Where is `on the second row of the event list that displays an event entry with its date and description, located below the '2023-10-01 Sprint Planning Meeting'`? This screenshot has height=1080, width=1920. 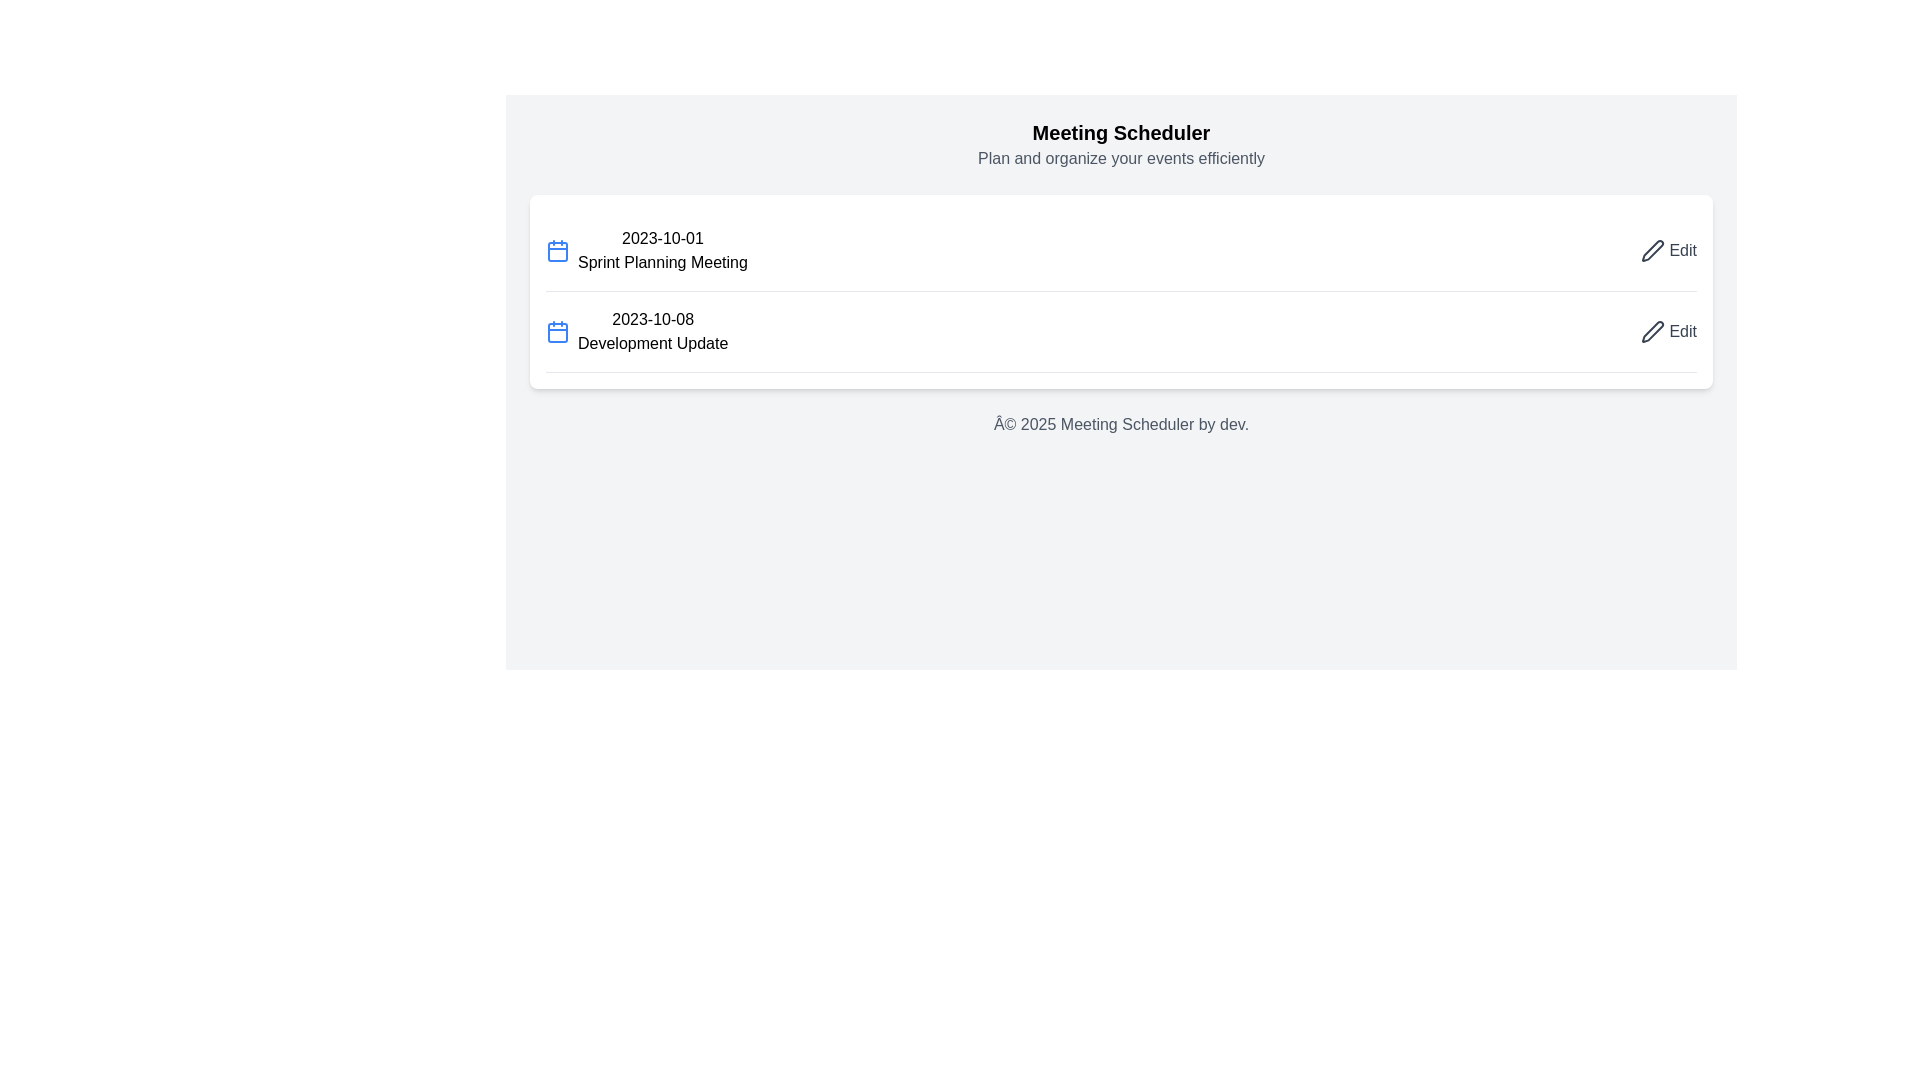
on the second row of the event list that displays an event entry with its date and description, located below the '2023-10-01 Sprint Planning Meeting' is located at coordinates (1121, 331).